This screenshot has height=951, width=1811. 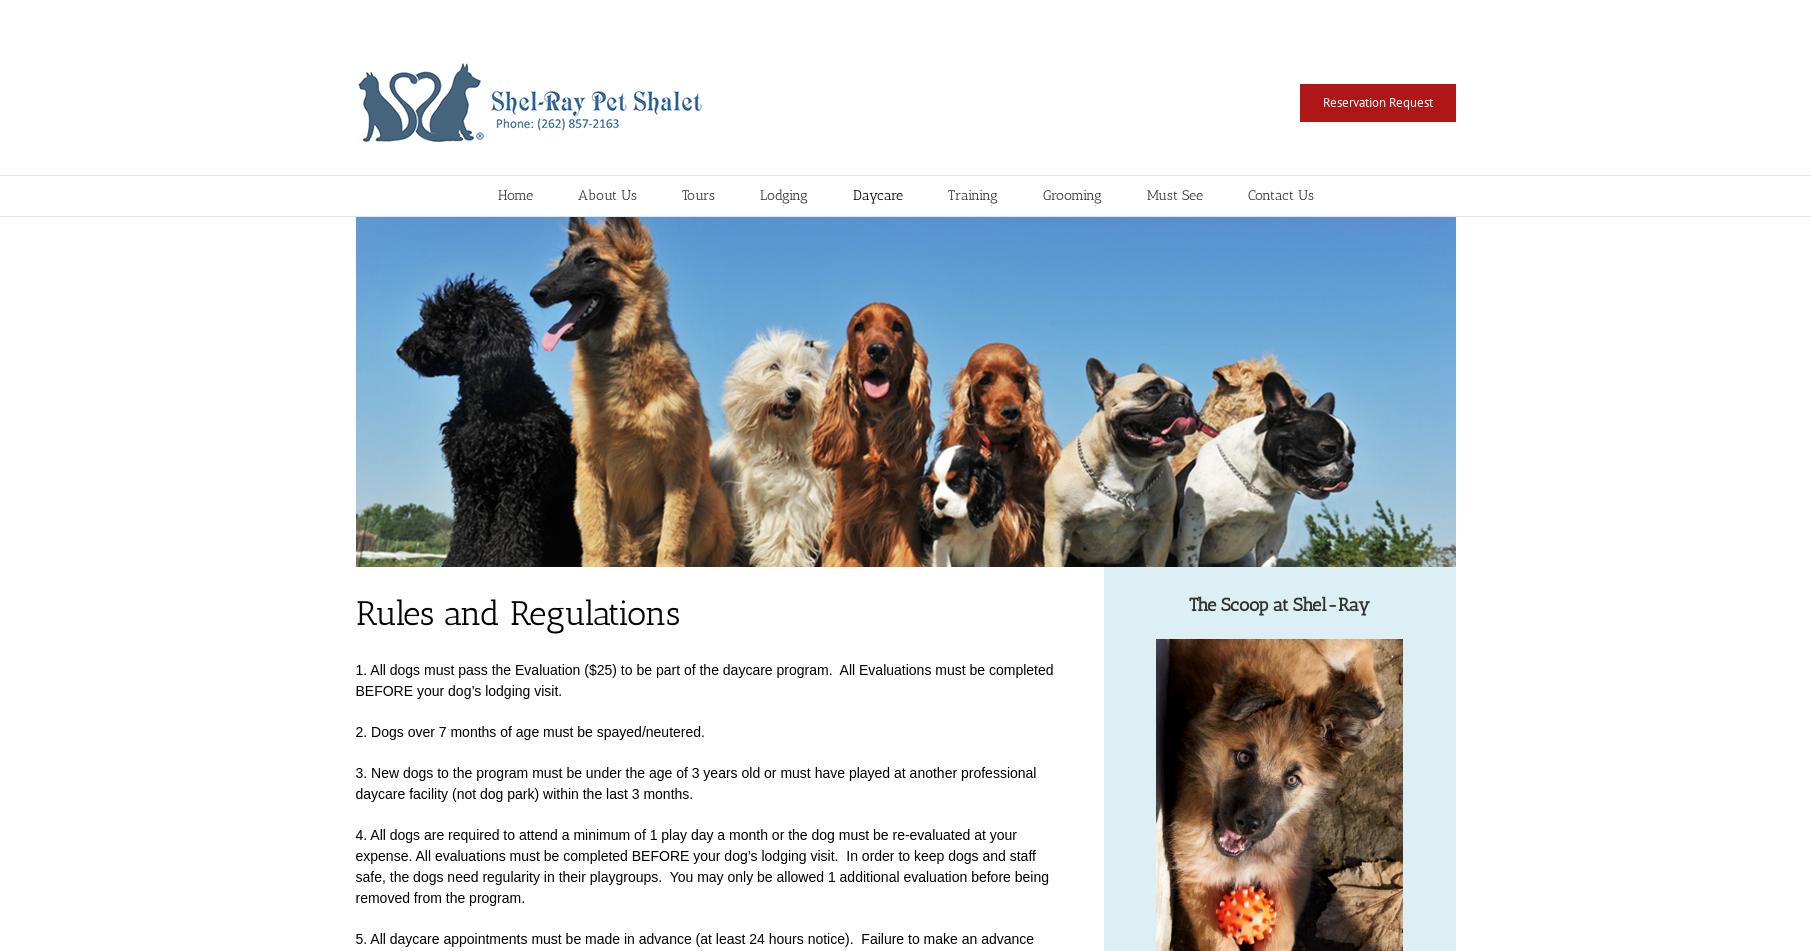 I want to click on 'Testimonials', so click(x=1178, y=332).